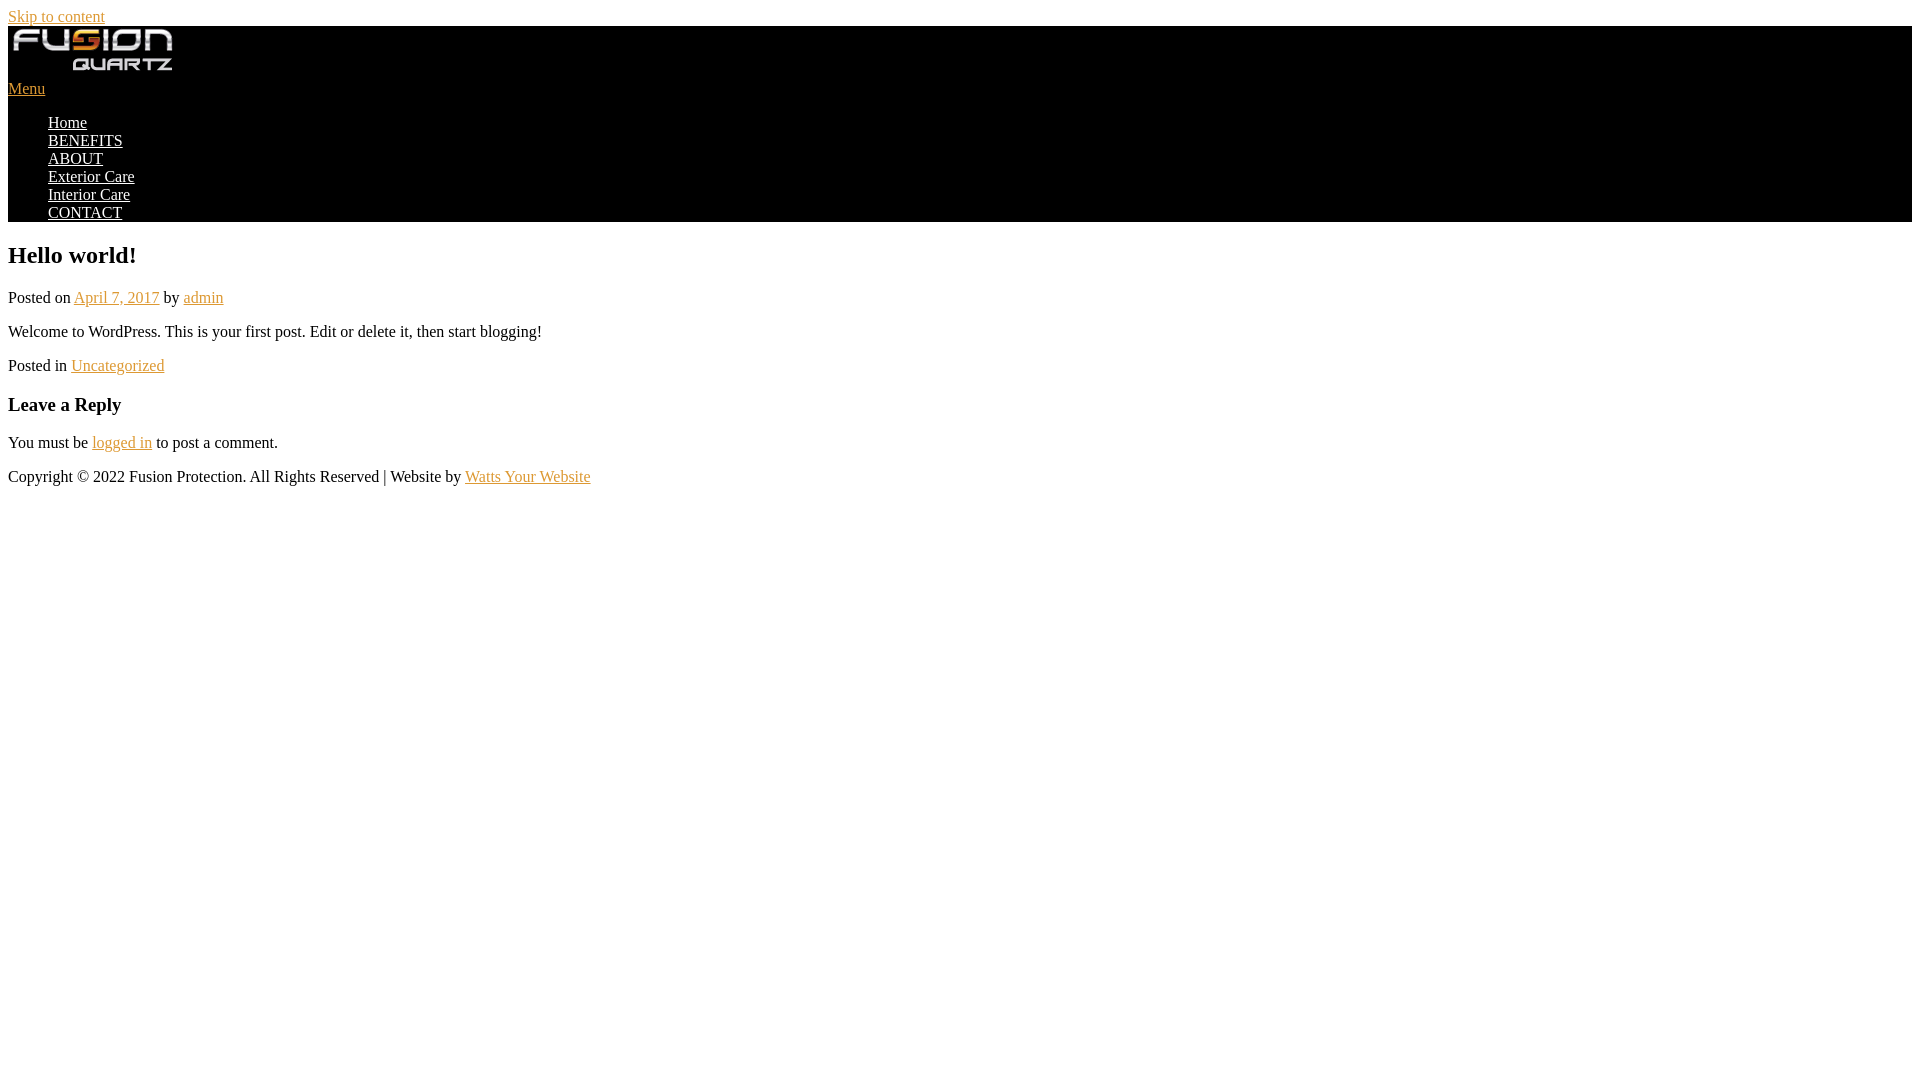 The width and height of the screenshot is (1920, 1080). What do you see at coordinates (120, 441) in the screenshot?
I see `'logged in'` at bounding box center [120, 441].